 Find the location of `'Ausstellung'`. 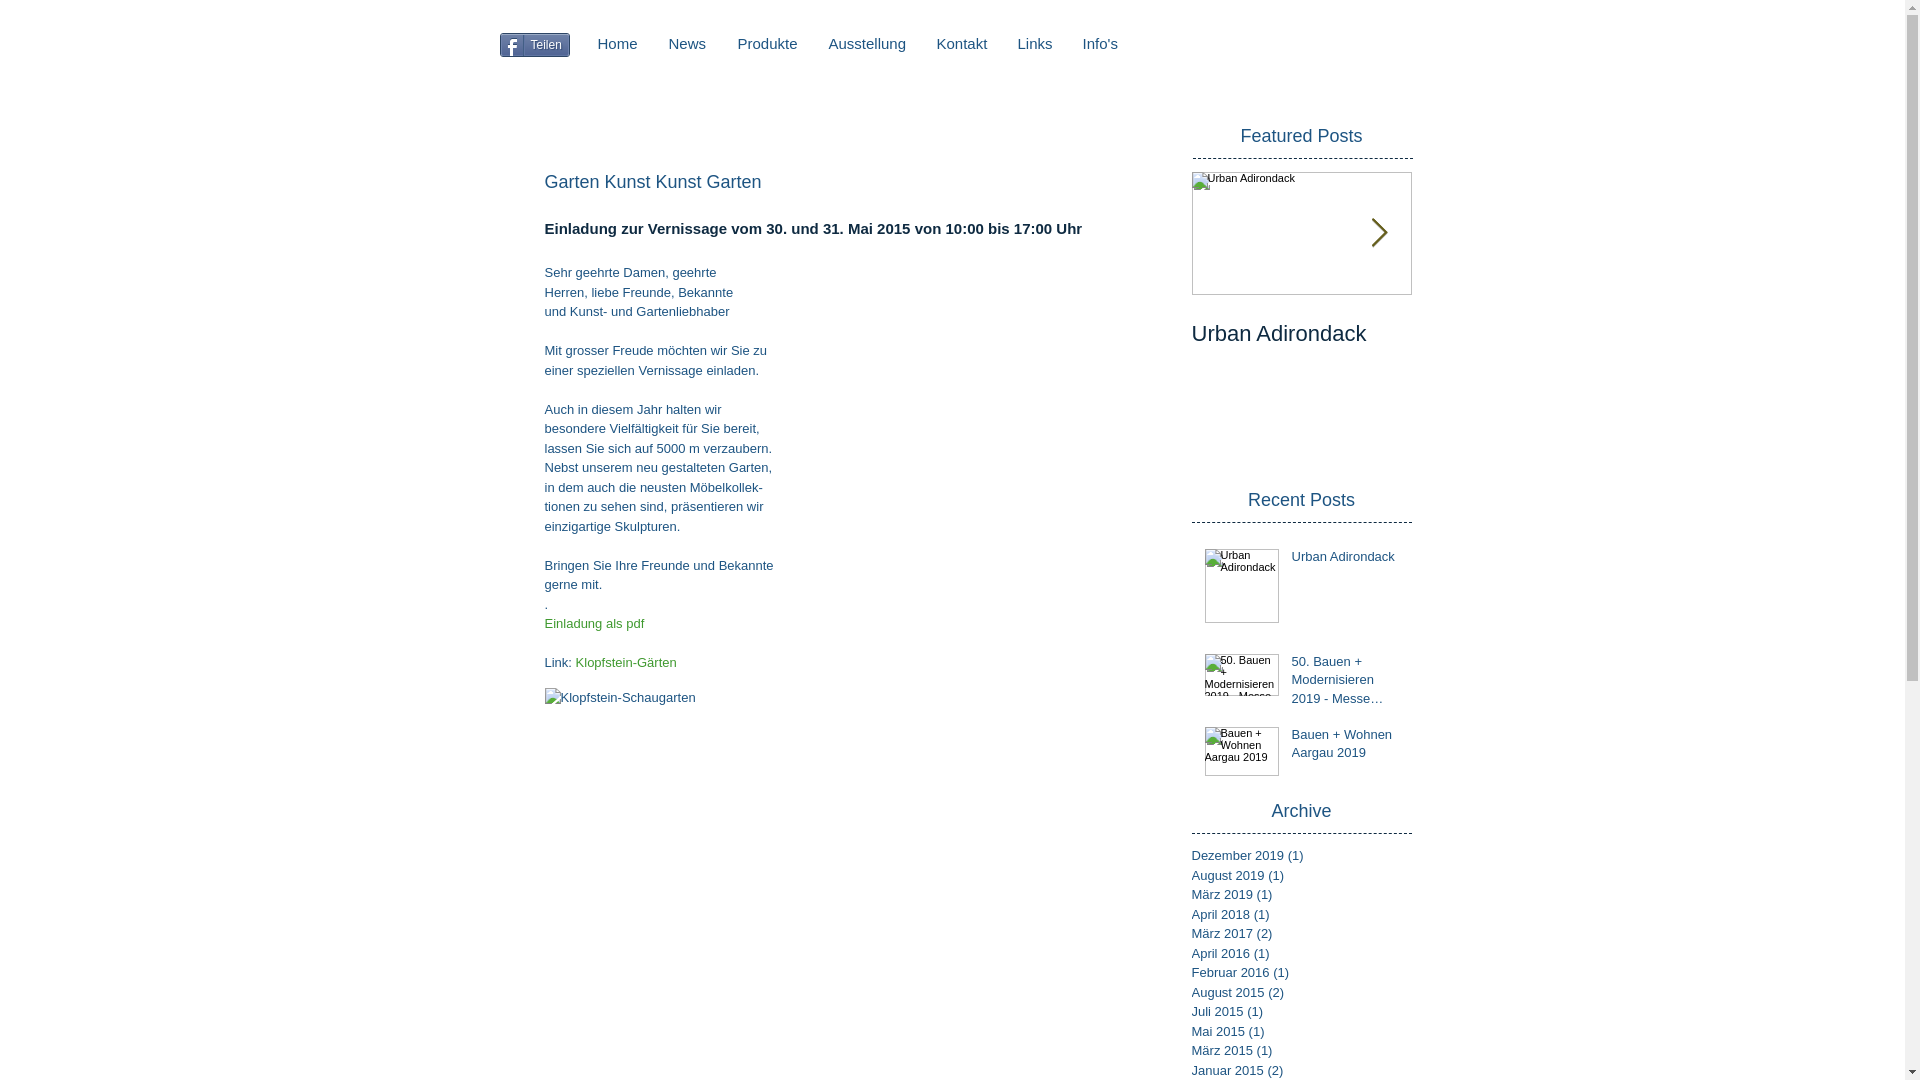

'Ausstellung' is located at coordinates (814, 42).